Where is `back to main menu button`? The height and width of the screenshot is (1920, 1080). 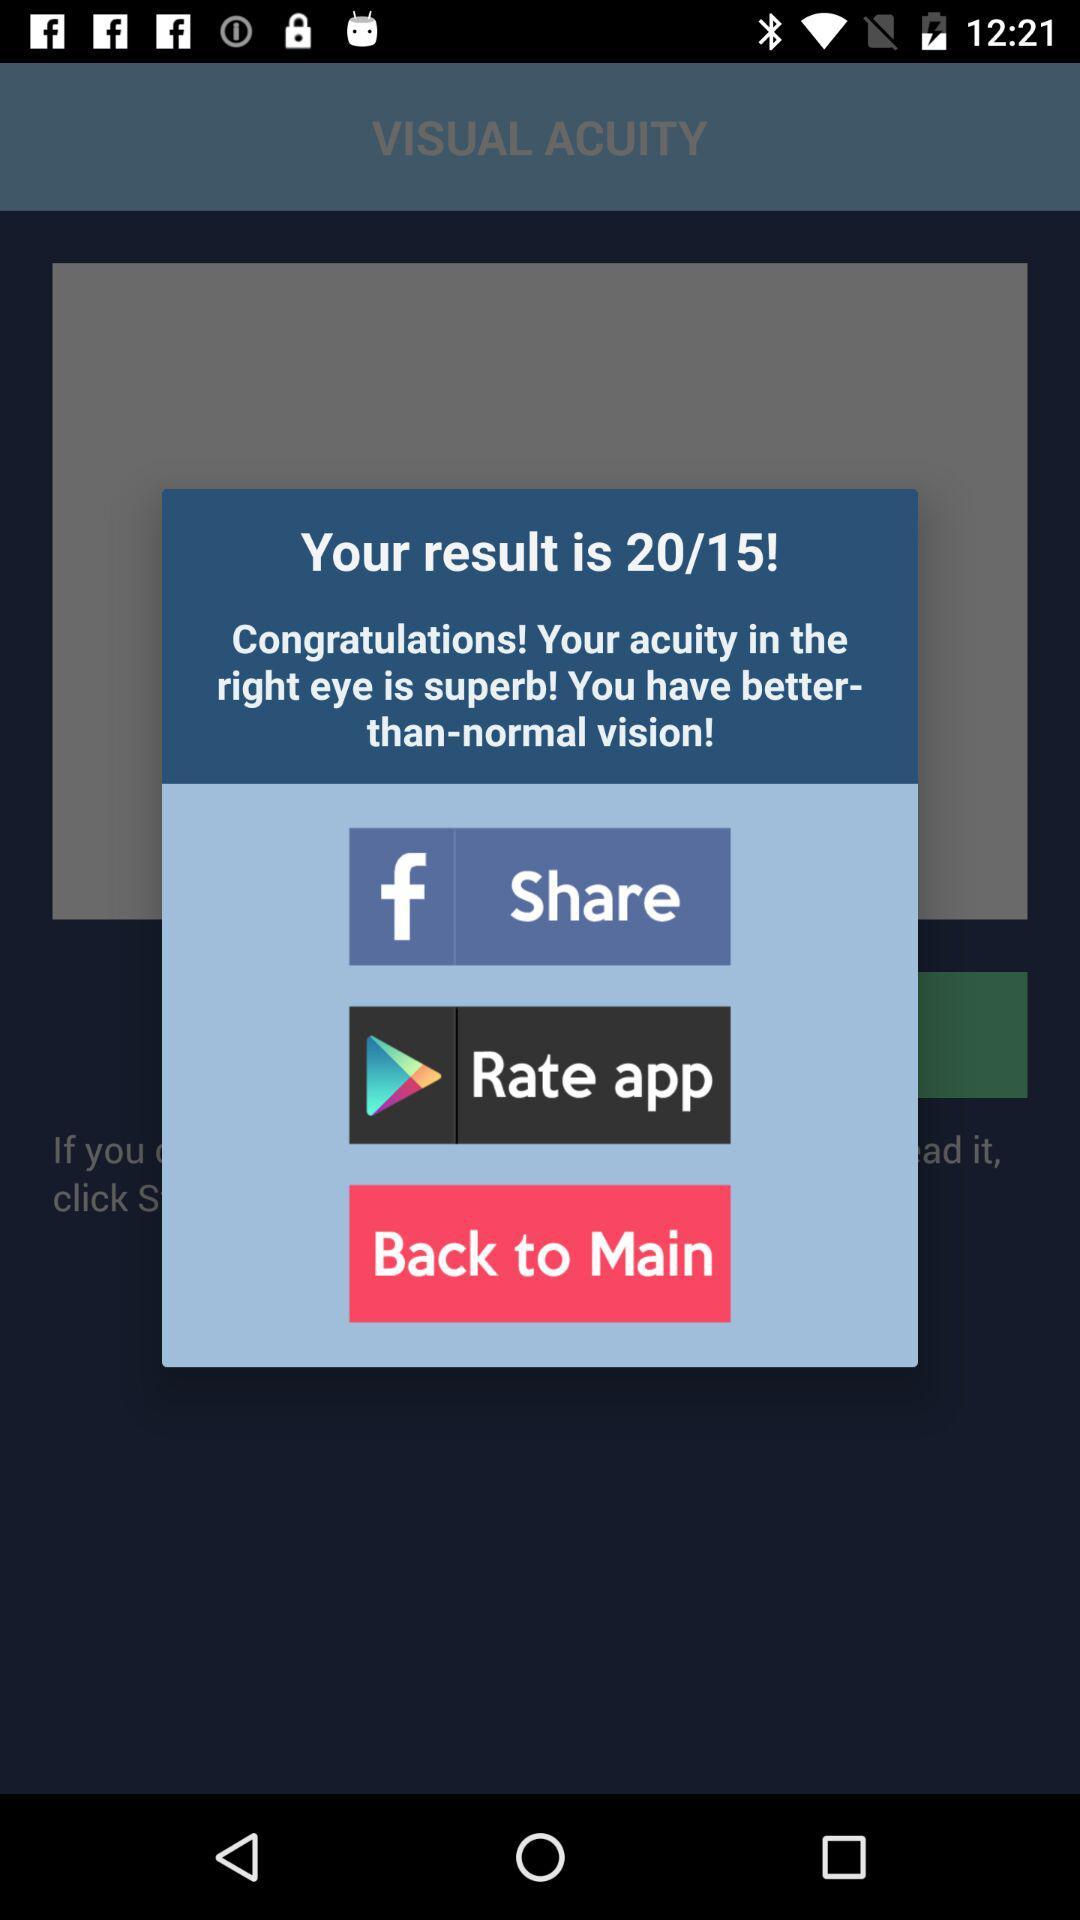
back to main menu button is located at coordinates (538, 1252).